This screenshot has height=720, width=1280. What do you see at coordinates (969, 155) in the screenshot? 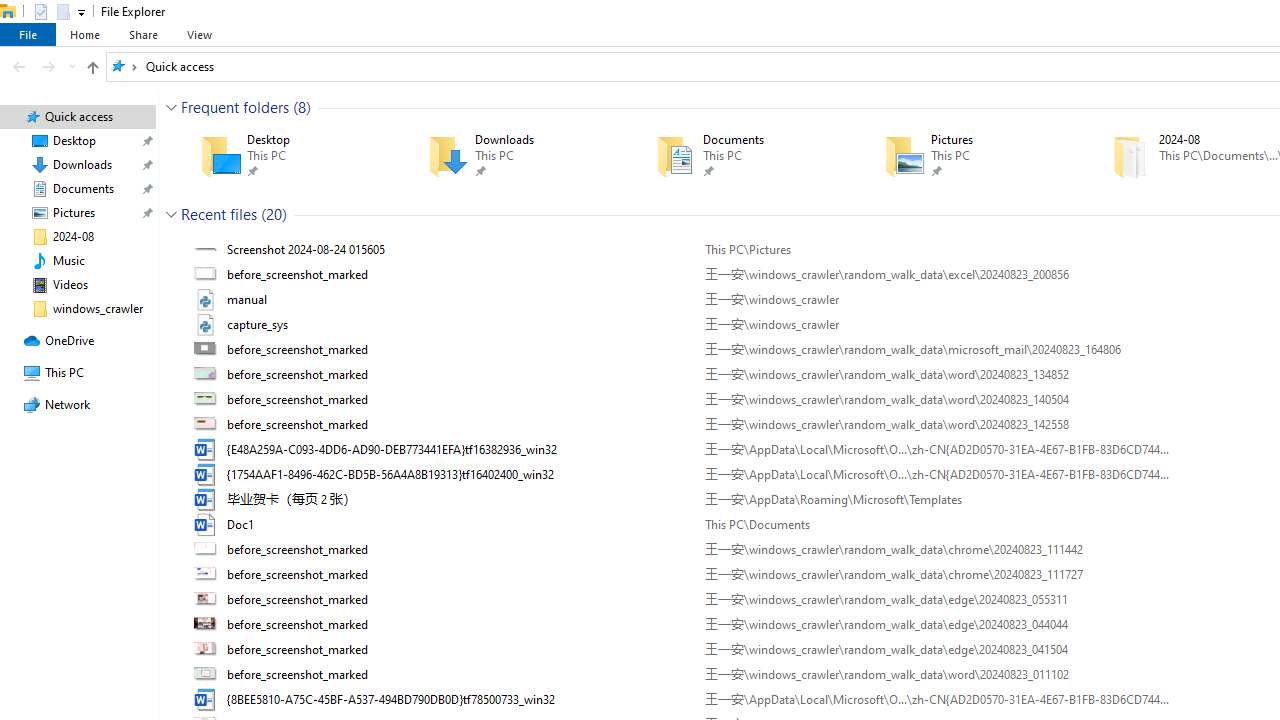
I see `'Pictures'` at bounding box center [969, 155].